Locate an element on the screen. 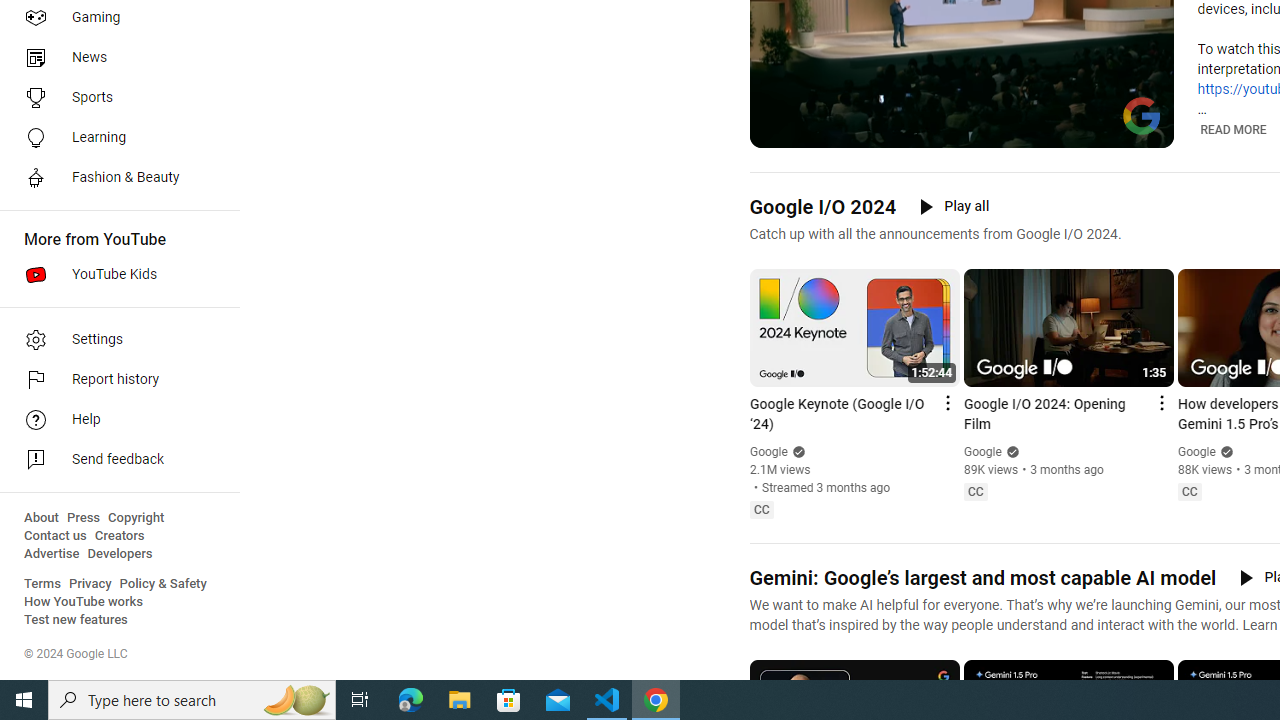  'Mute (m)' is located at coordinates (816, 130).